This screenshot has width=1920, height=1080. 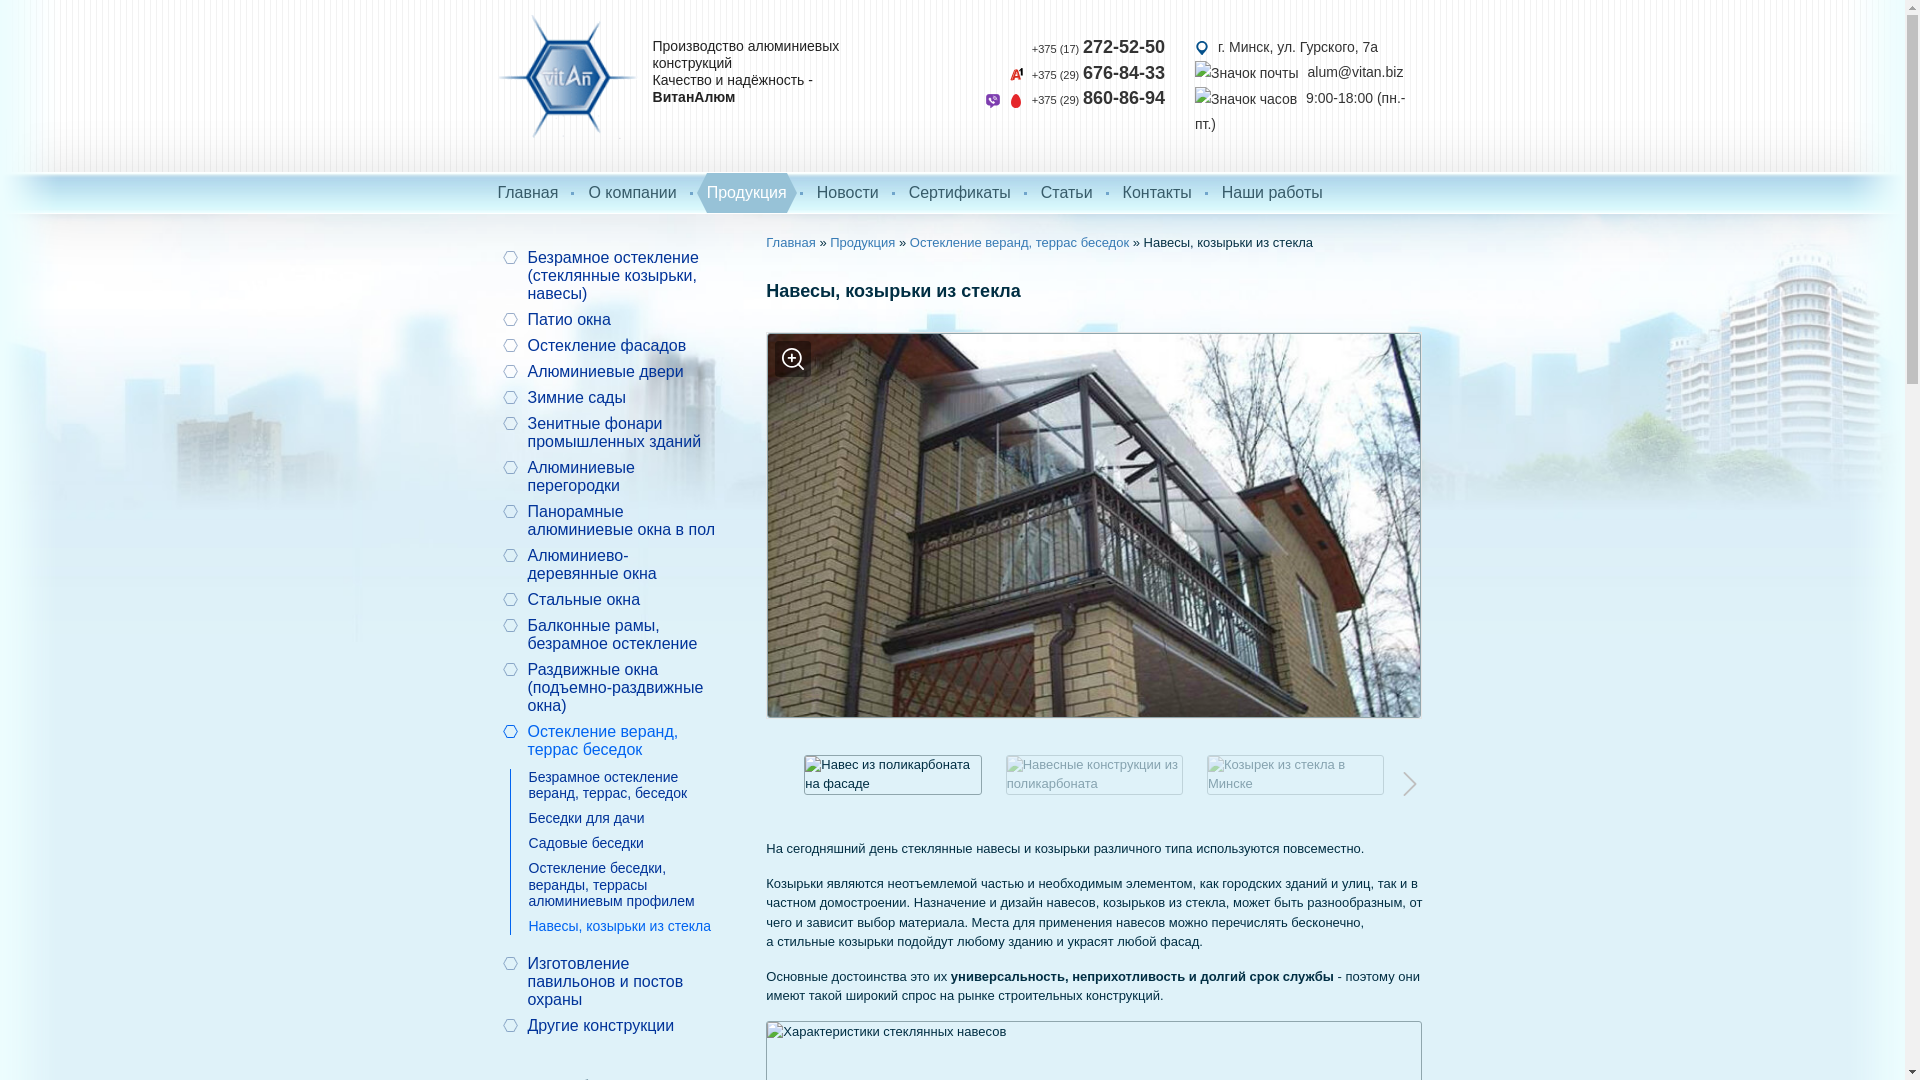 I want to click on 'alum@vitan.biz', so click(x=1299, y=72).